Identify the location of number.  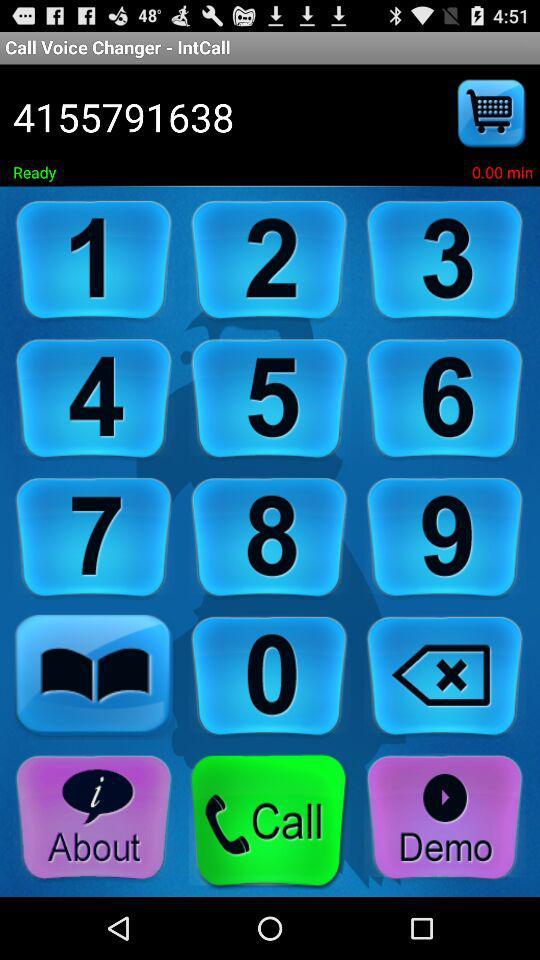
(445, 260).